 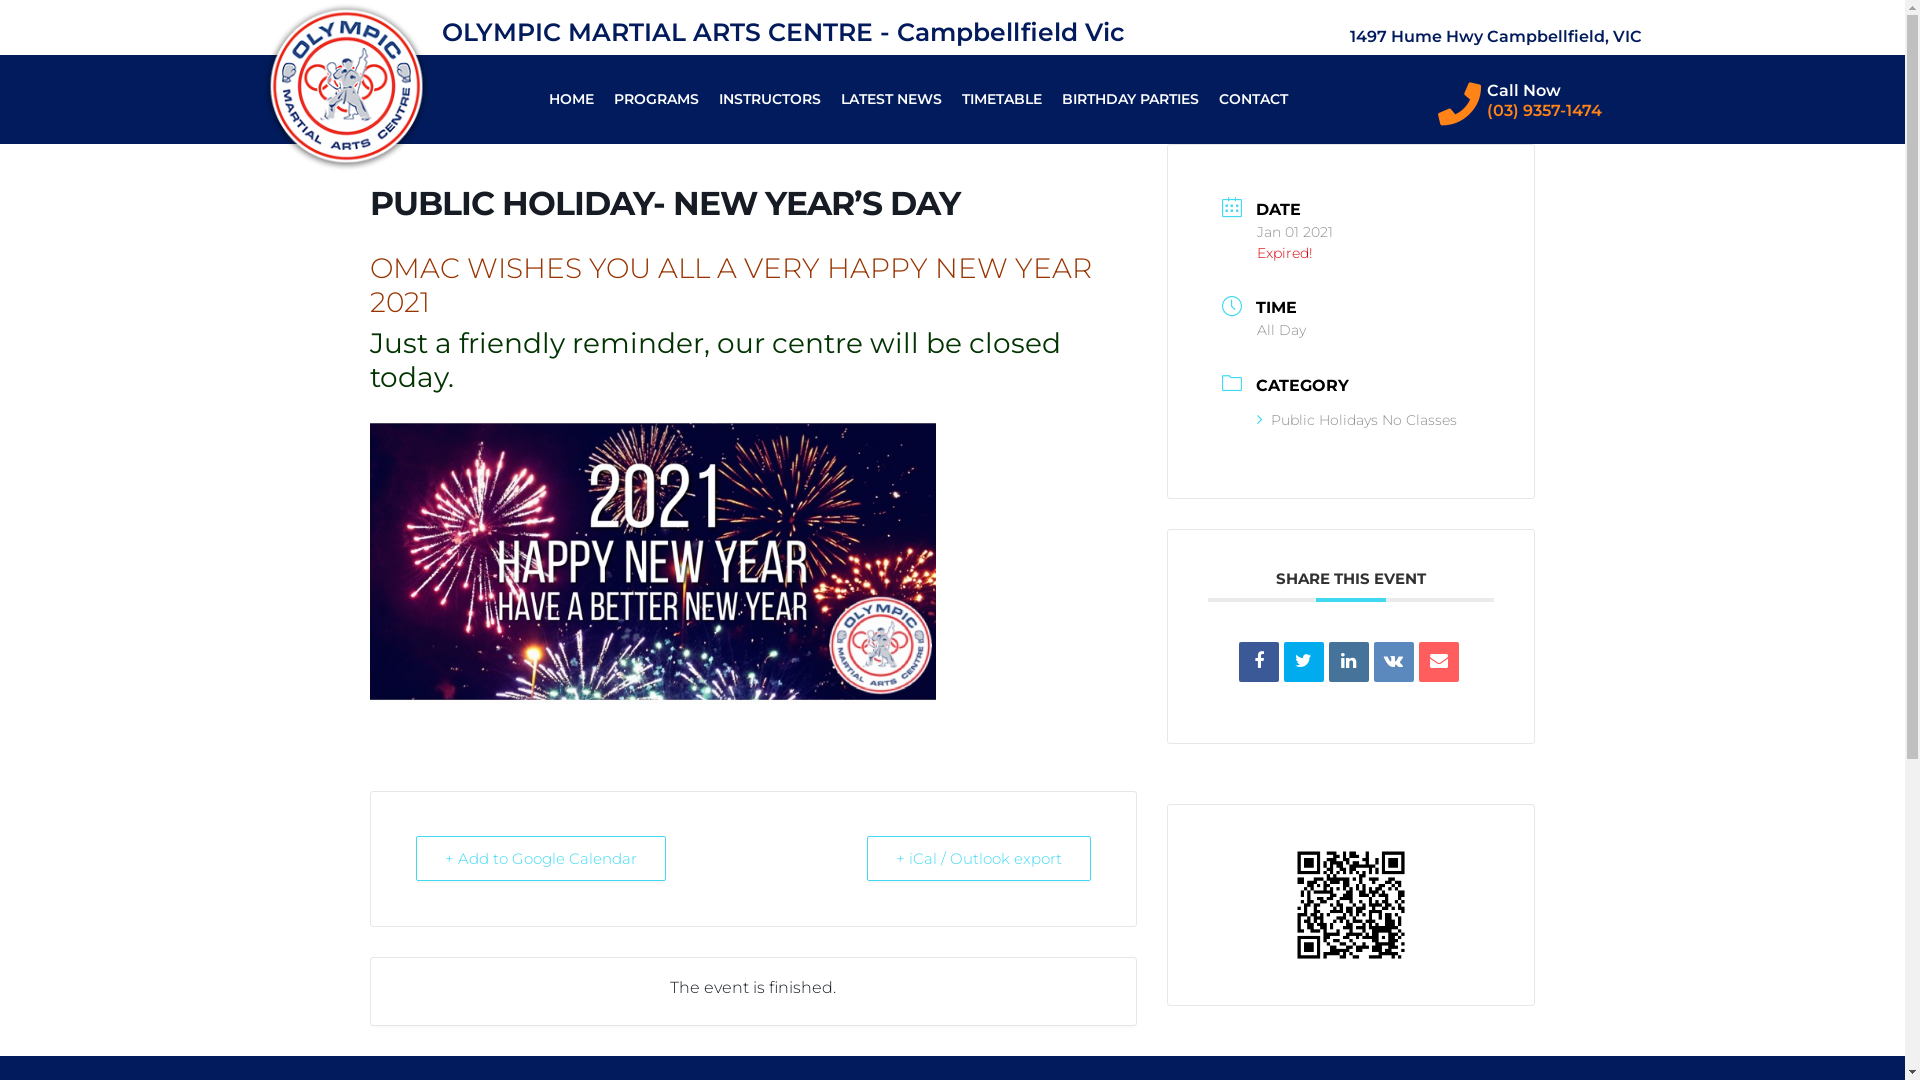 What do you see at coordinates (538, 99) in the screenshot?
I see `'HOME'` at bounding box center [538, 99].